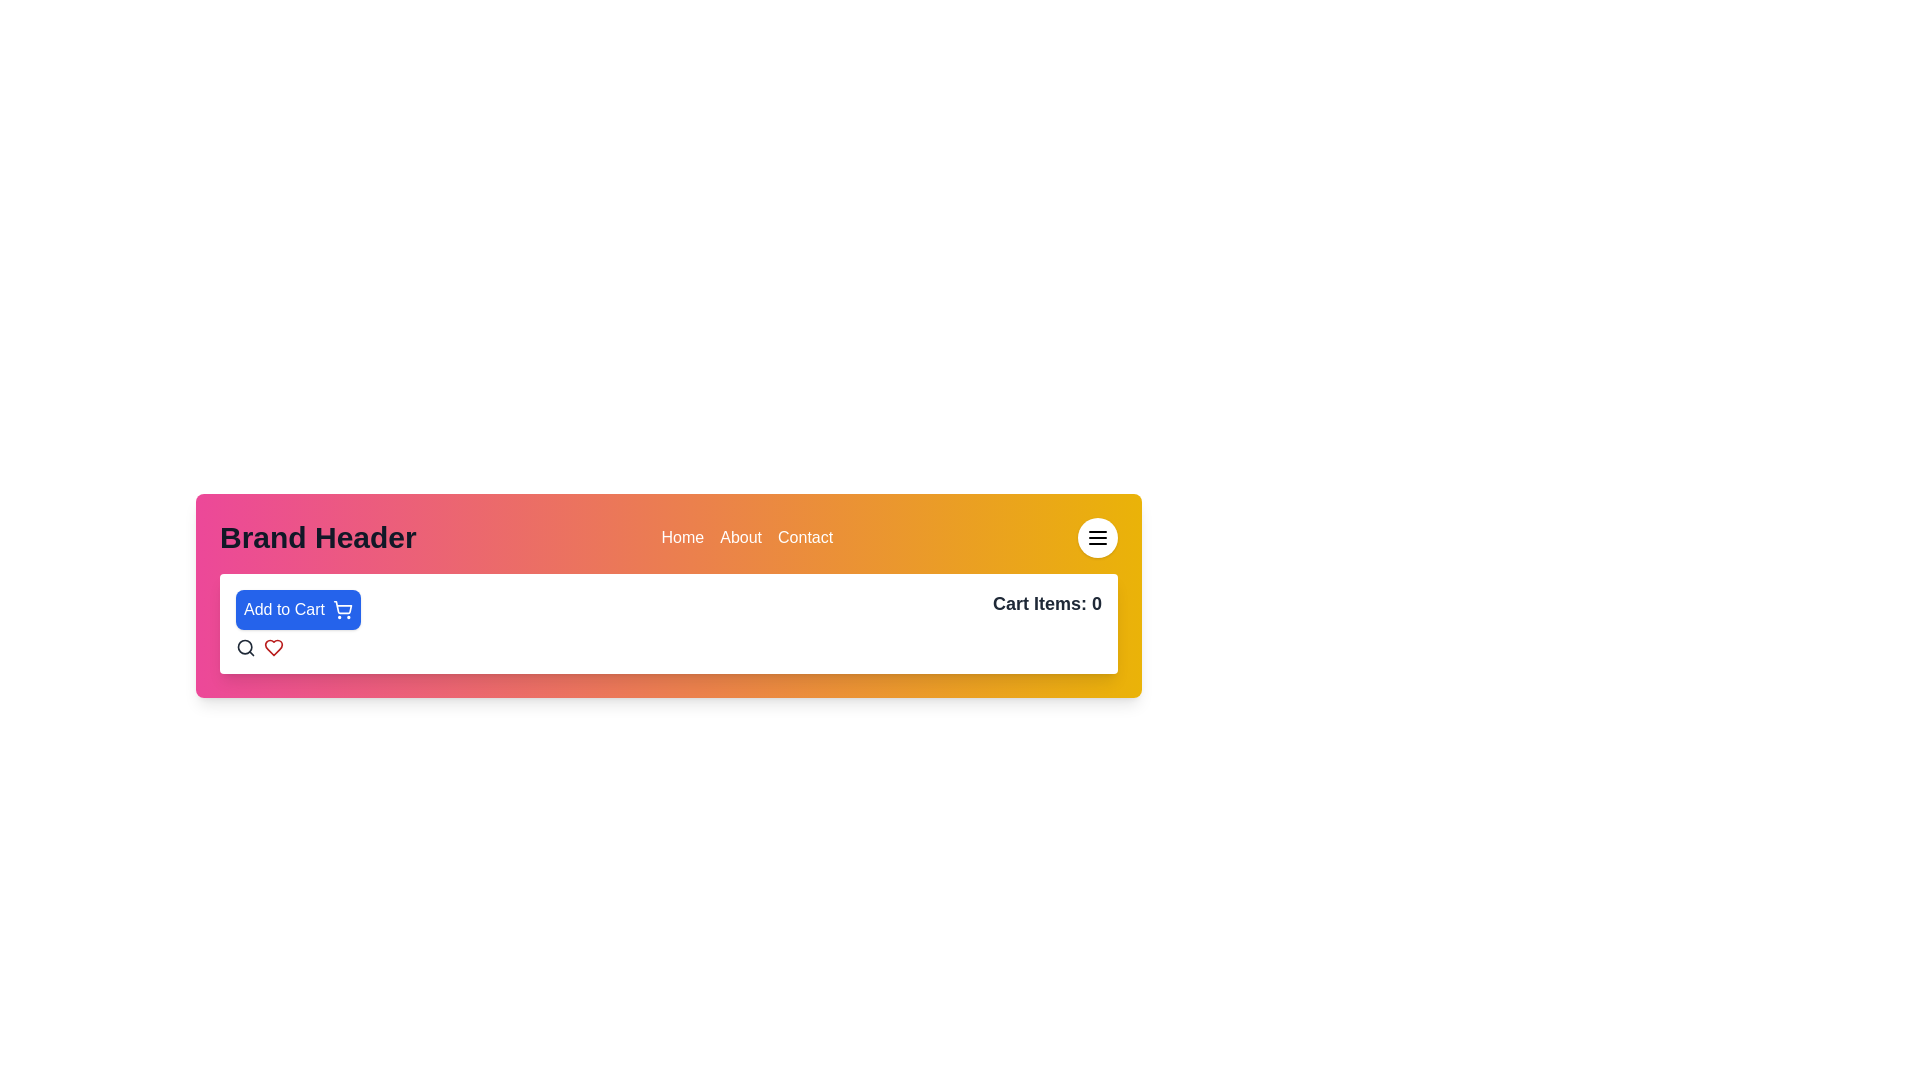 The width and height of the screenshot is (1920, 1080). I want to click on the 'Cart Items: 0' text label element, which is a large, bold, gray text located in the header section, right-aligned next to the menu icon, so click(1046, 608).